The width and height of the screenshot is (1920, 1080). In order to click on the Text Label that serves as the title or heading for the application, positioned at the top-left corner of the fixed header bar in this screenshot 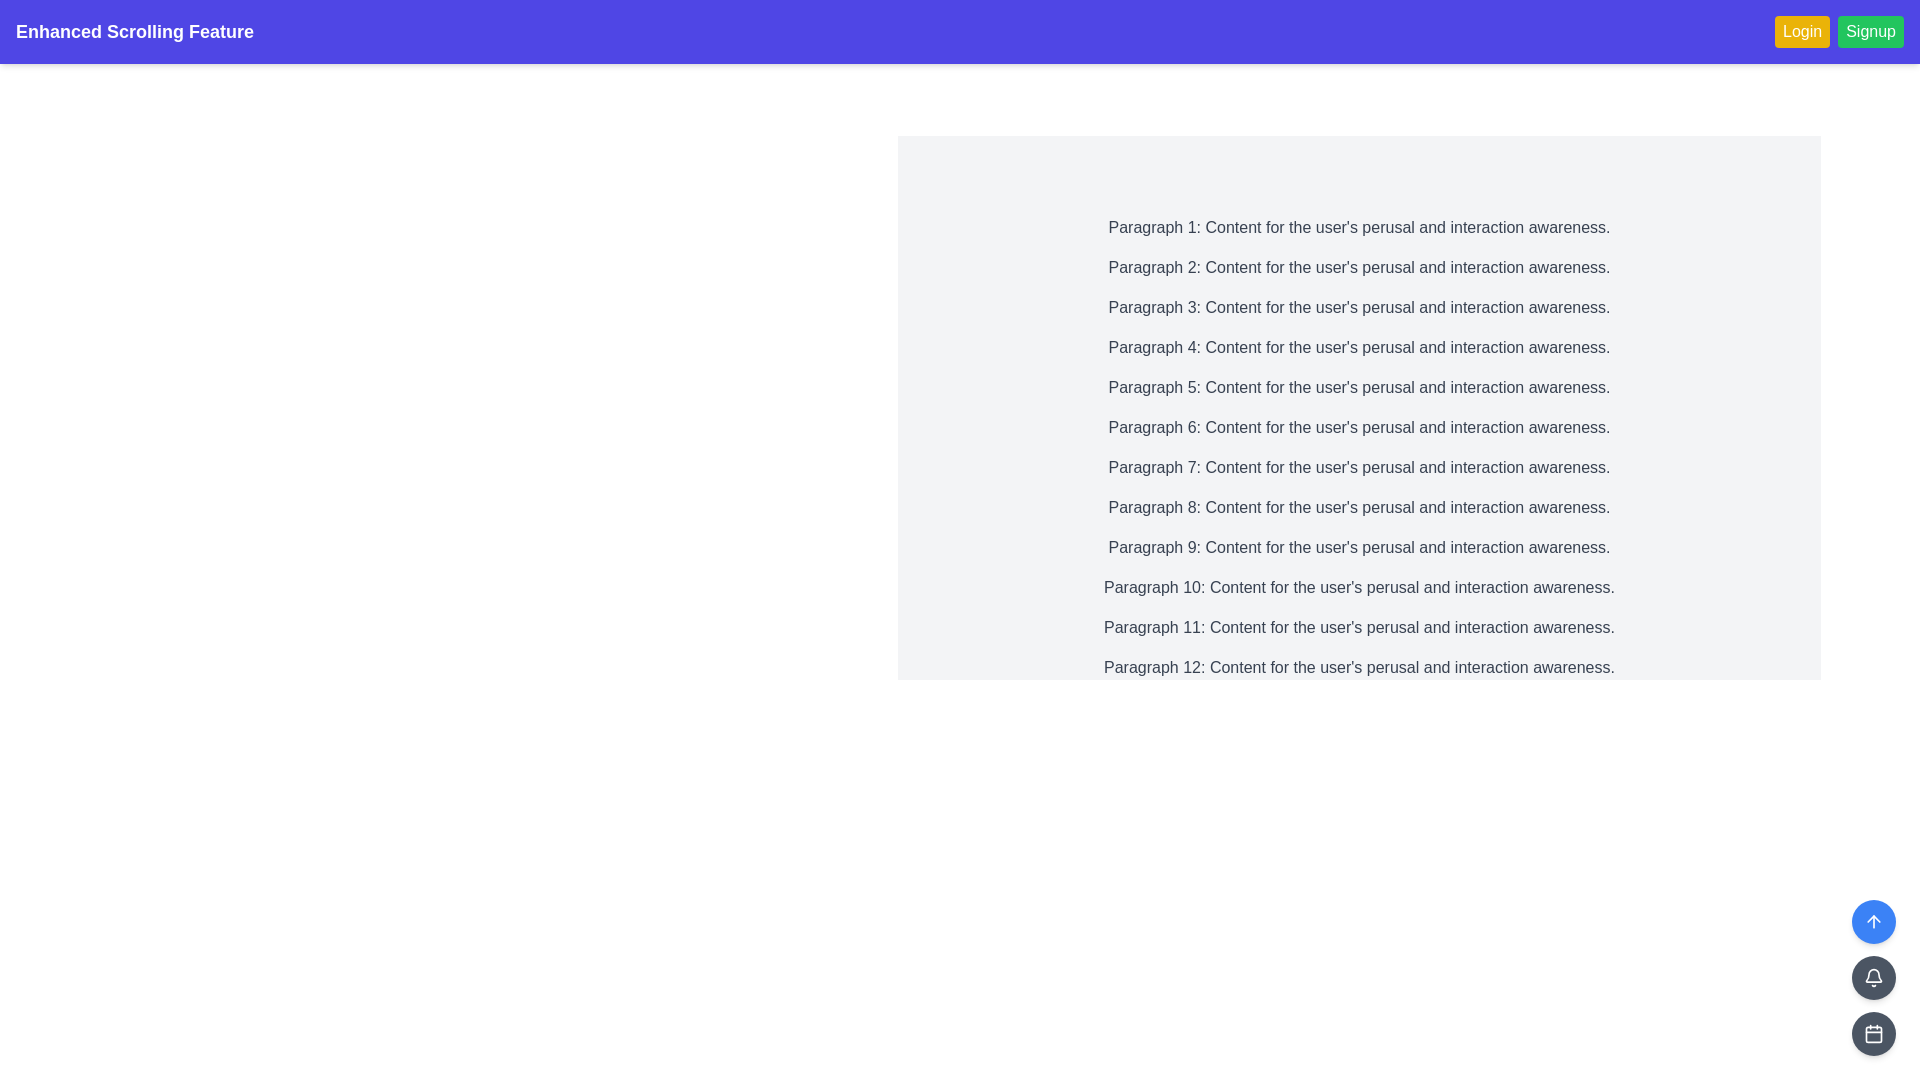, I will do `click(133, 31)`.